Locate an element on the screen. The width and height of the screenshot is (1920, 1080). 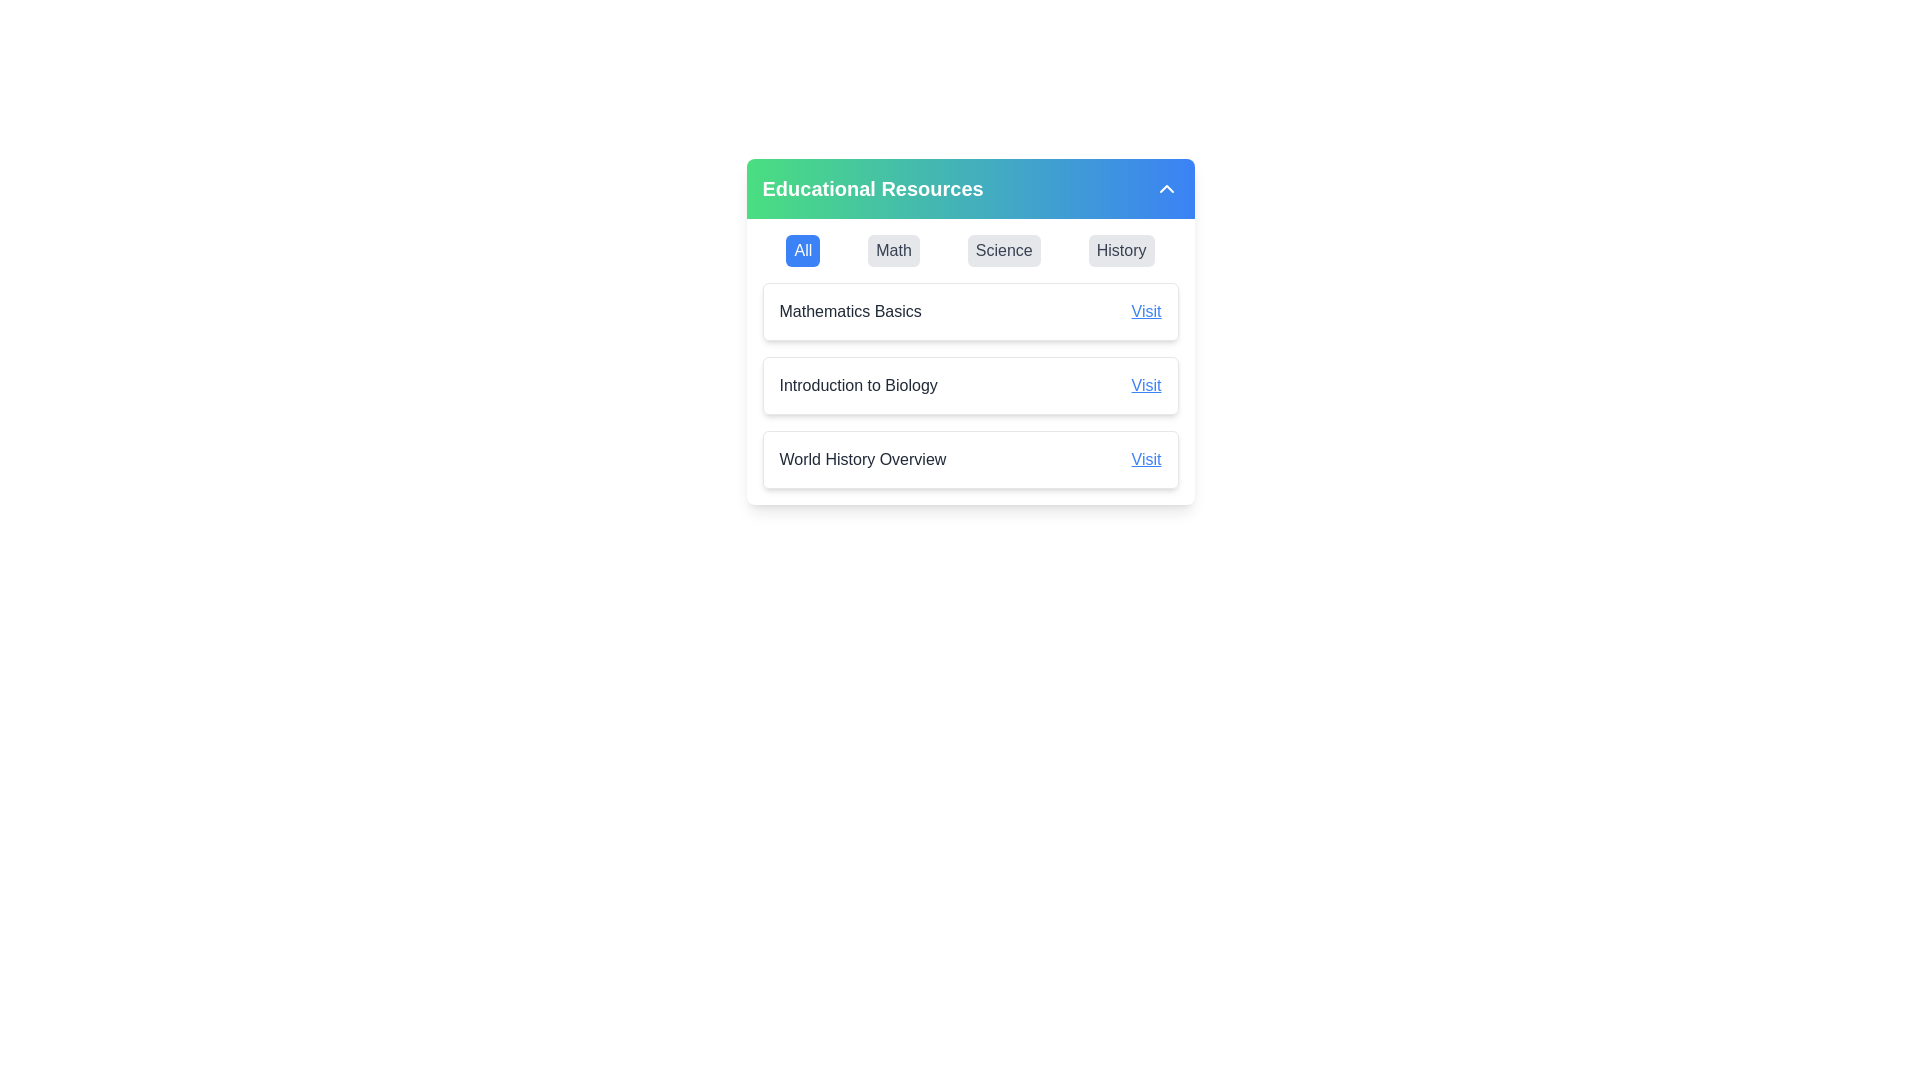
keyboard navigation is located at coordinates (1121, 249).